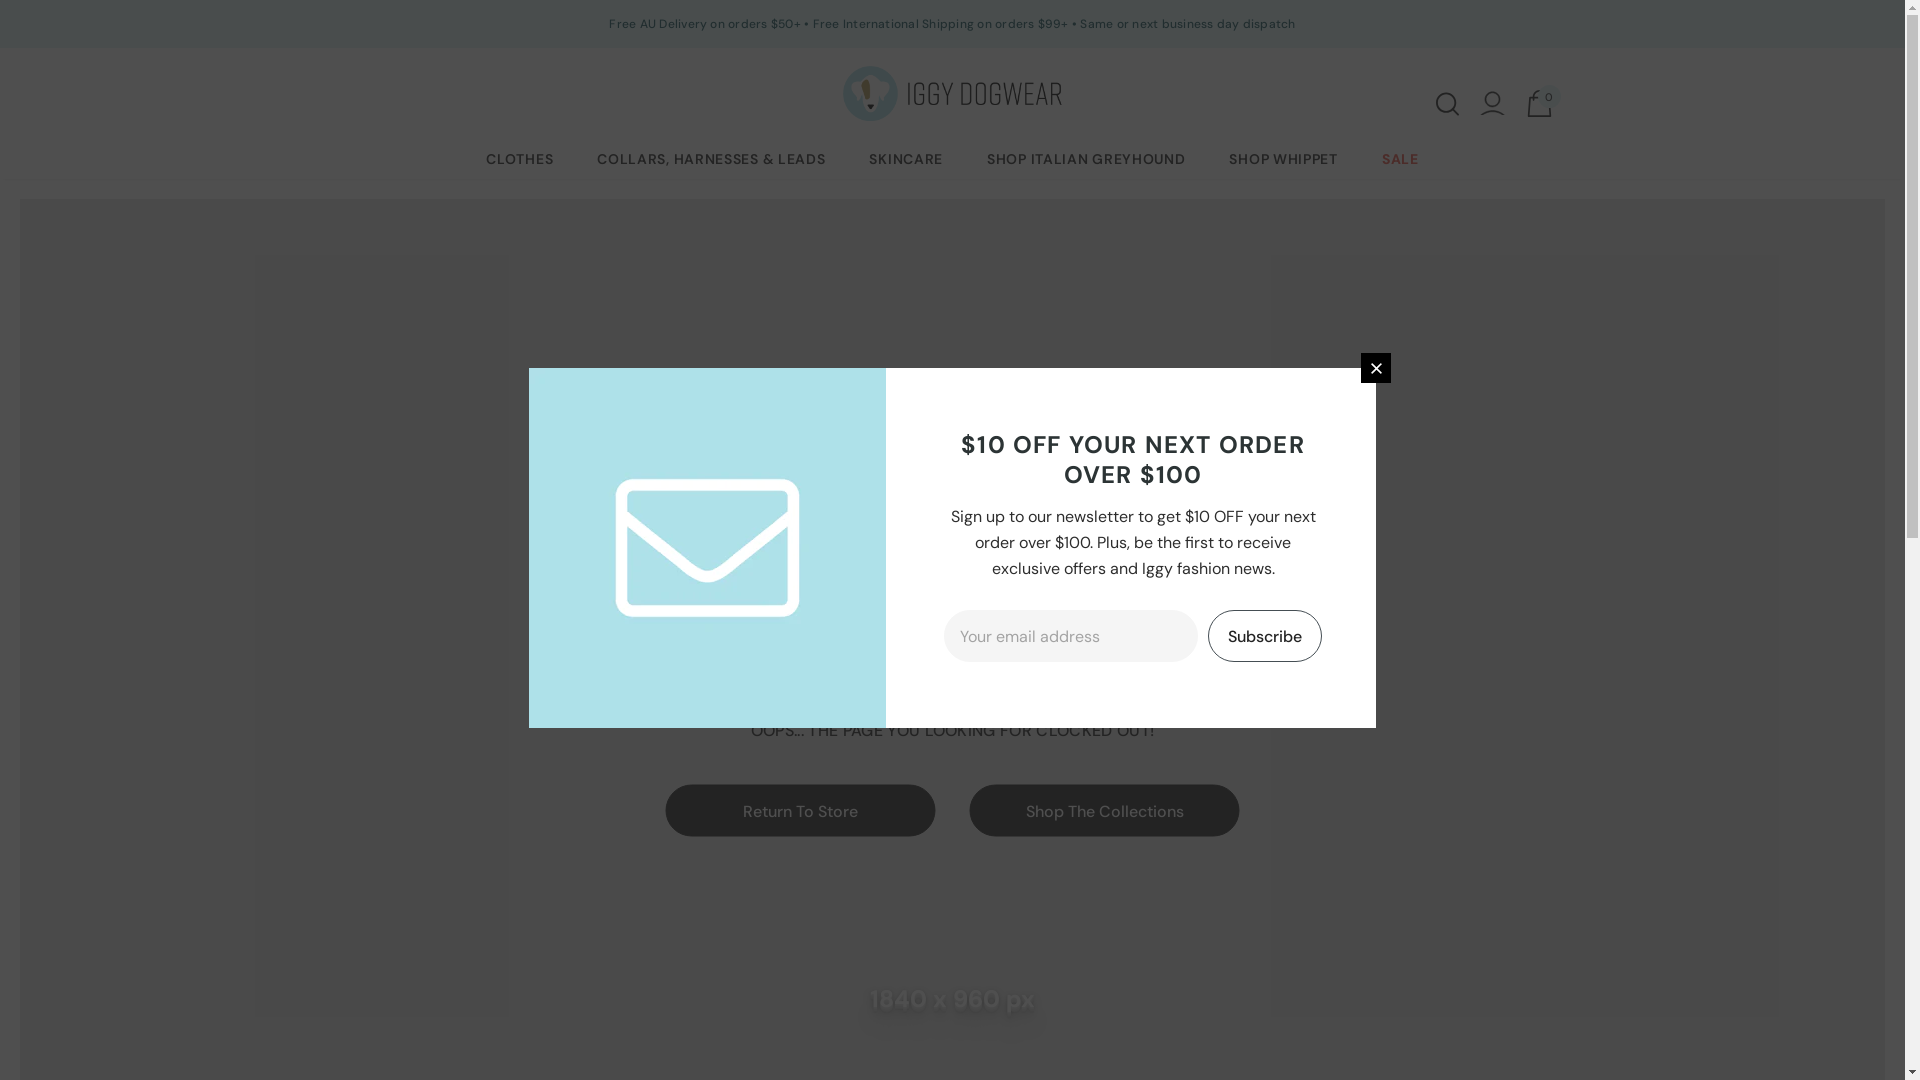  Describe the element at coordinates (1103, 810) in the screenshot. I see `'Shop The Collections'` at that location.